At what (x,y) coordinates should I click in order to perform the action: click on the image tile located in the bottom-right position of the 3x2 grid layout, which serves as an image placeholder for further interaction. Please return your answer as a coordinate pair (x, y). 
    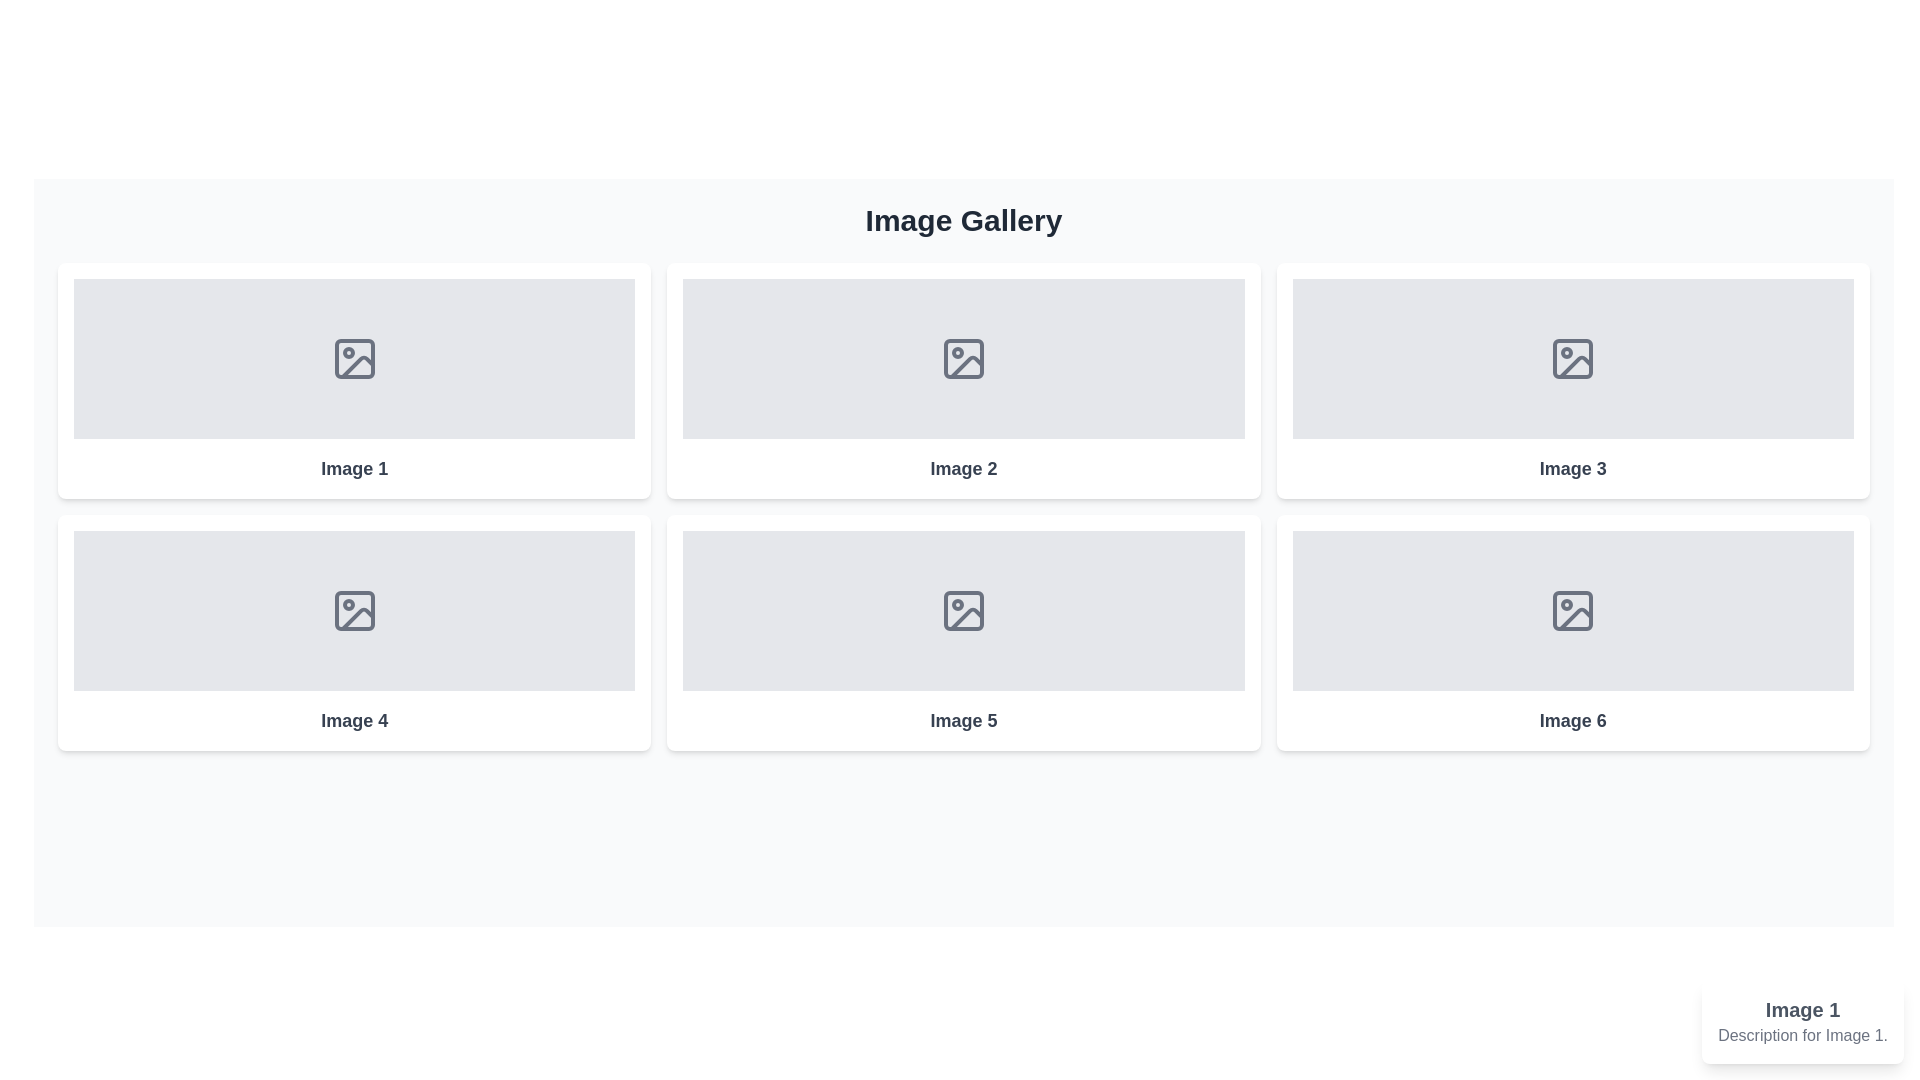
    Looking at the image, I should click on (1572, 632).